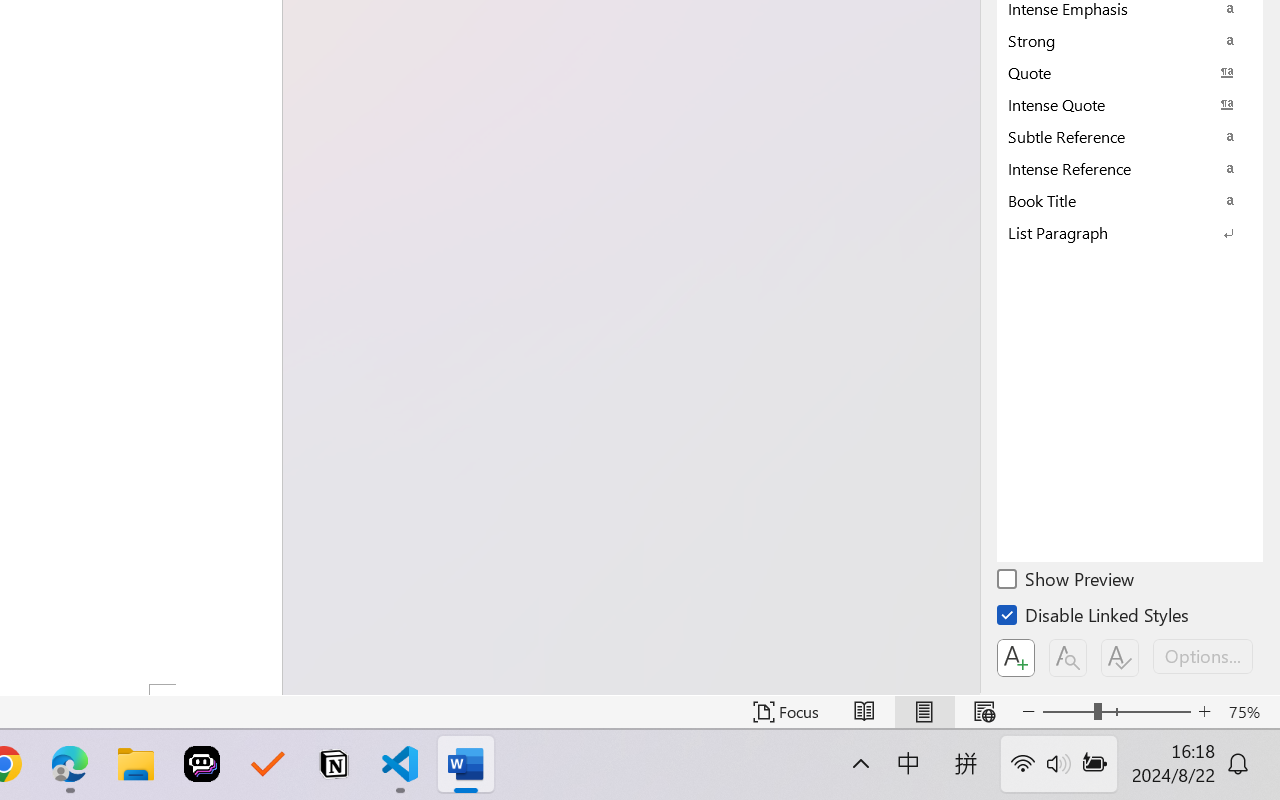 Image resolution: width=1280 pixels, height=800 pixels. I want to click on 'Subtle Reference', so click(1130, 136).